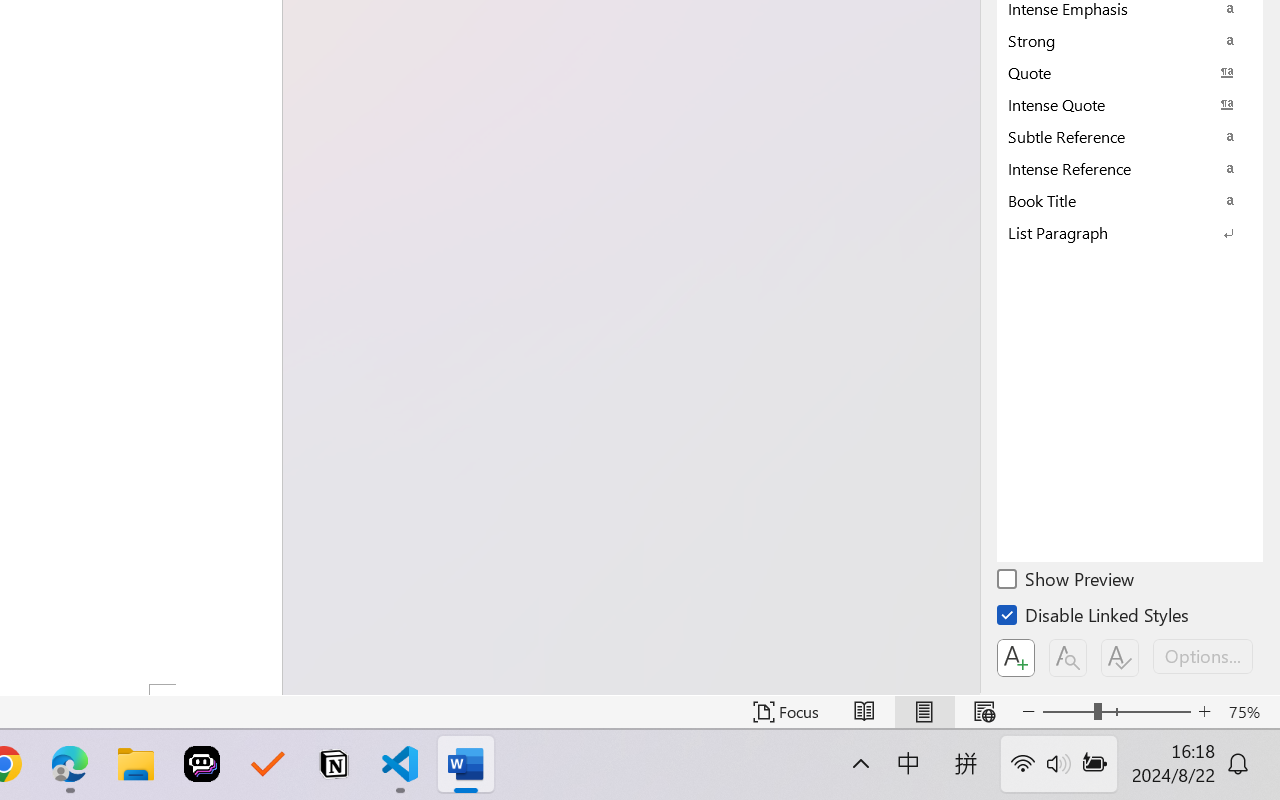 Image resolution: width=1280 pixels, height=800 pixels. I want to click on 'Subtle Reference', so click(1130, 136).